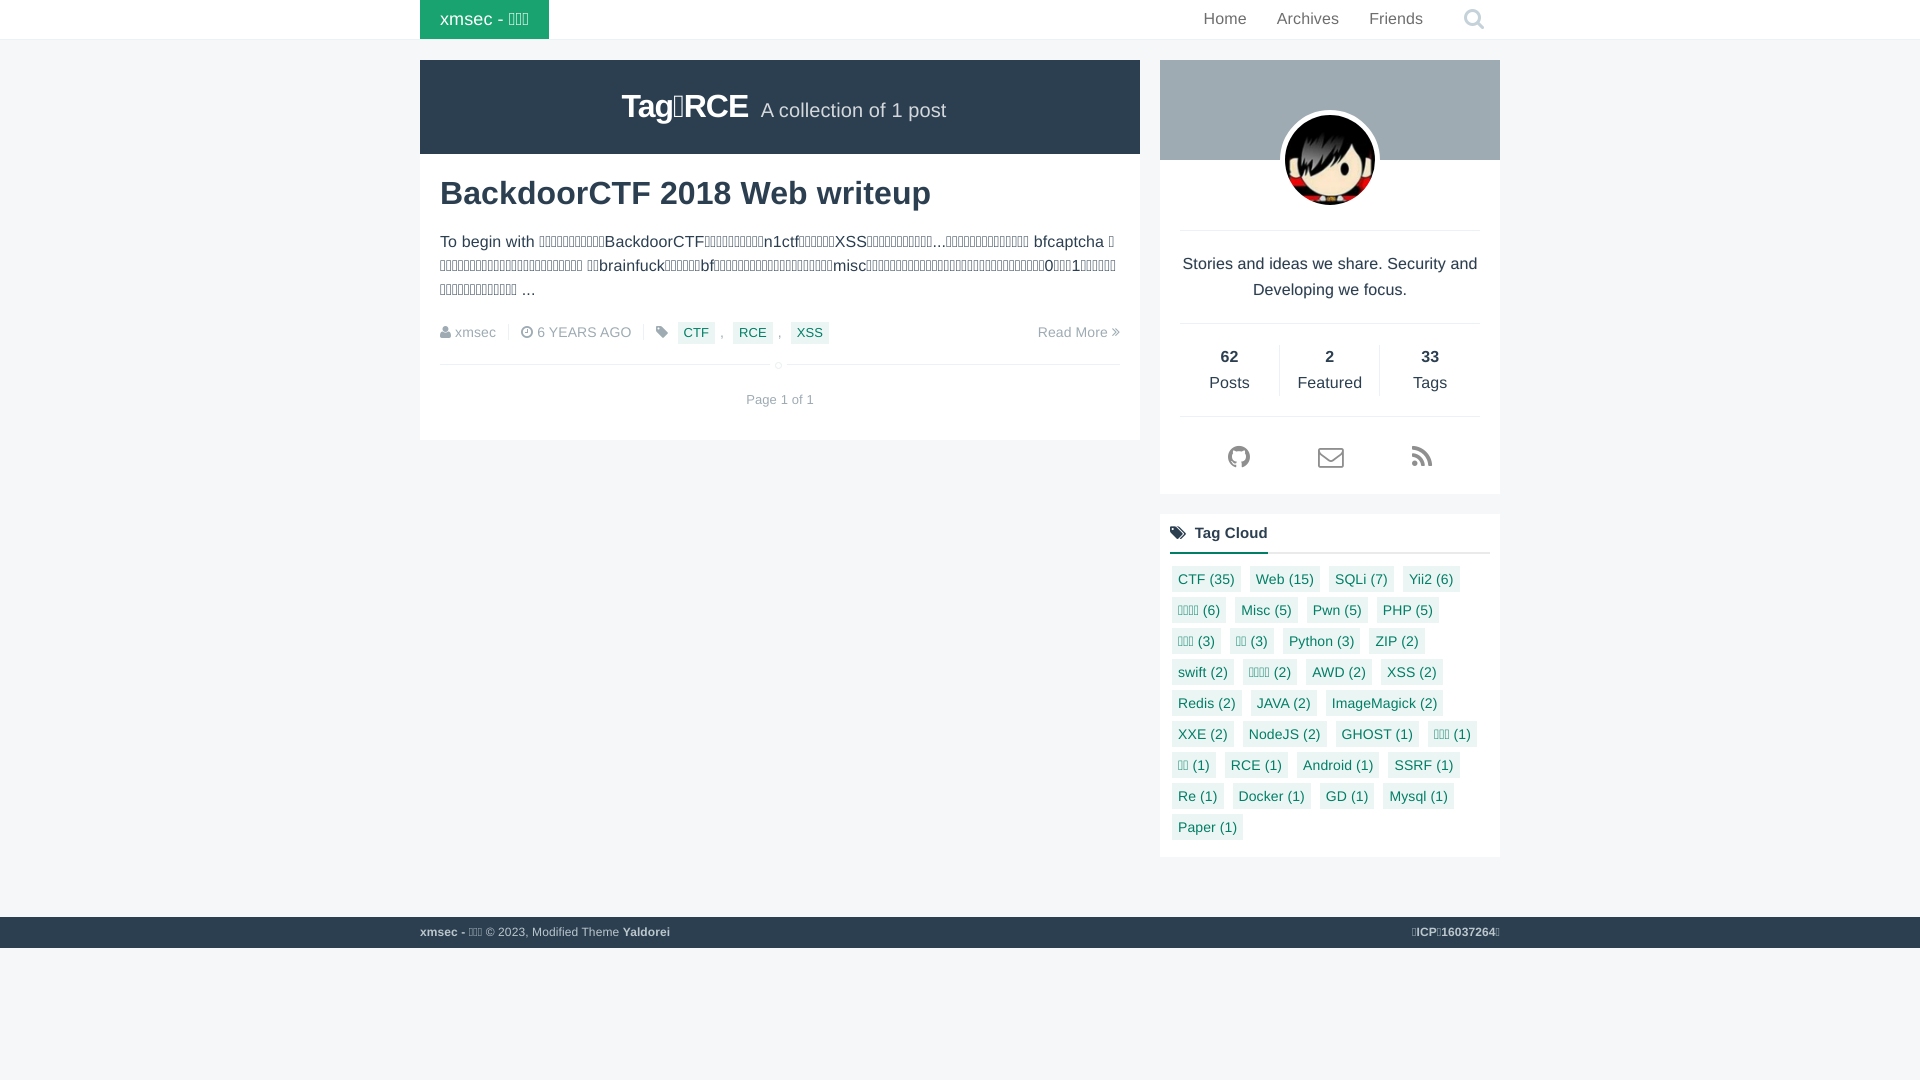  What do you see at coordinates (1338, 764) in the screenshot?
I see `'Android (1)'` at bounding box center [1338, 764].